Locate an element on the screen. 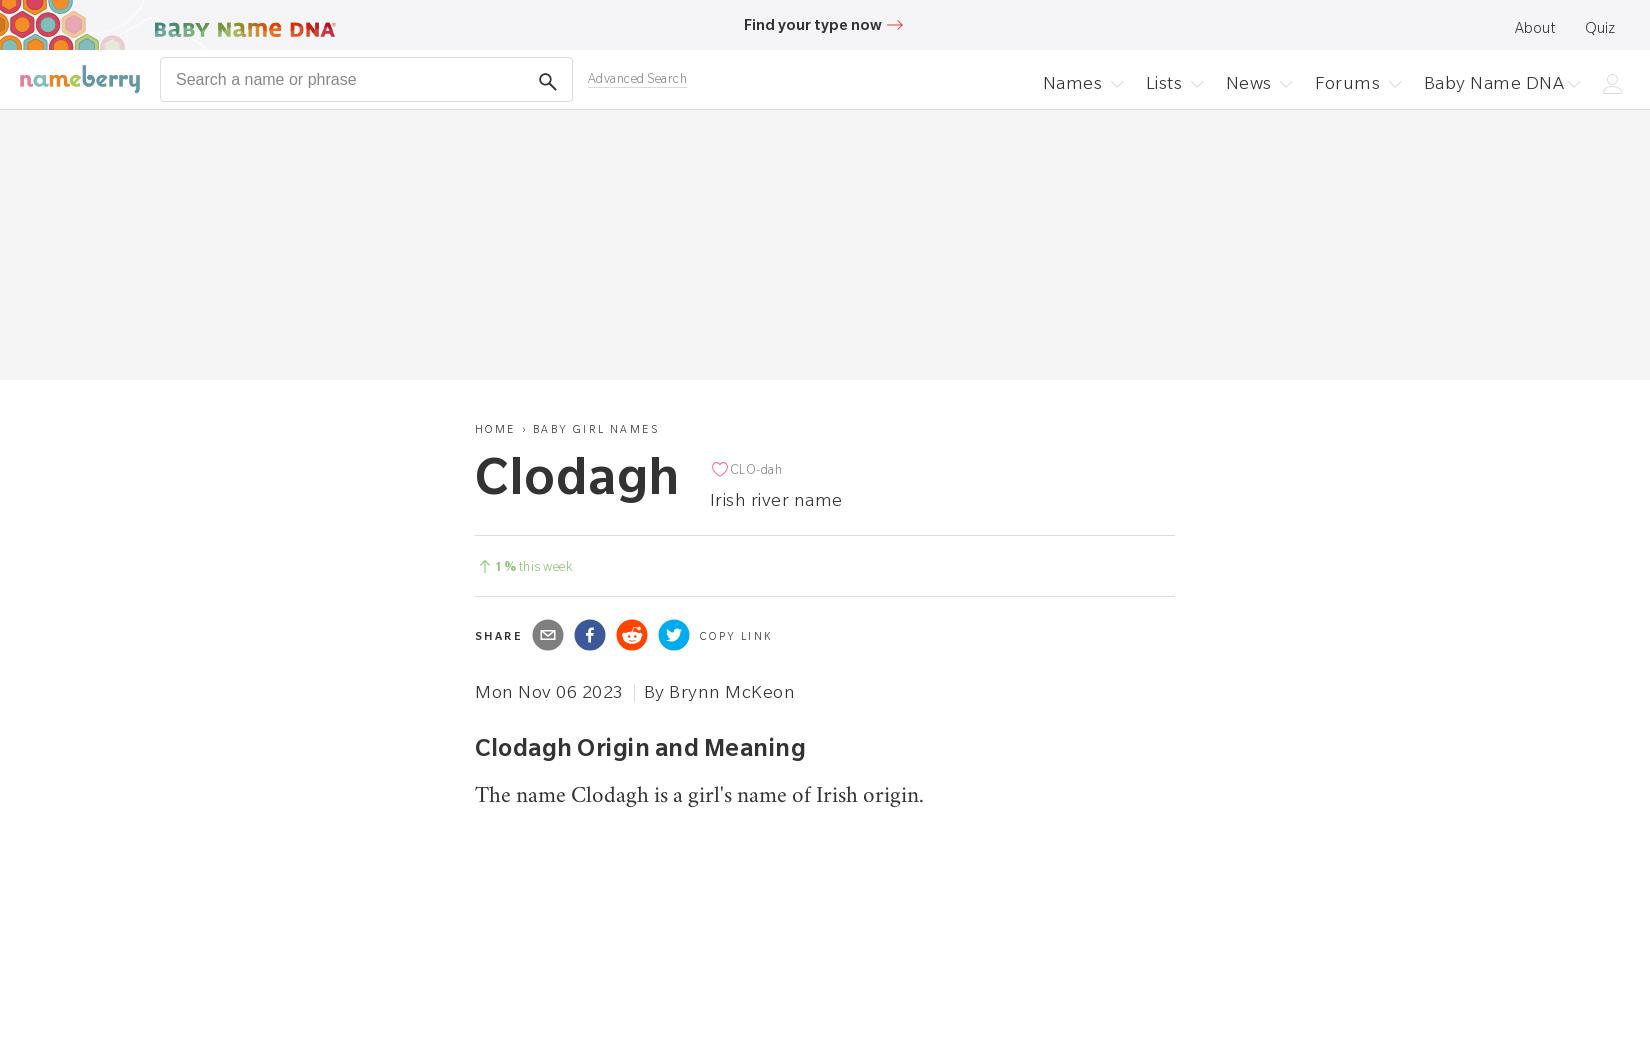 This screenshot has width=1650, height=1037. '1' is located at coordinates (494, 566).